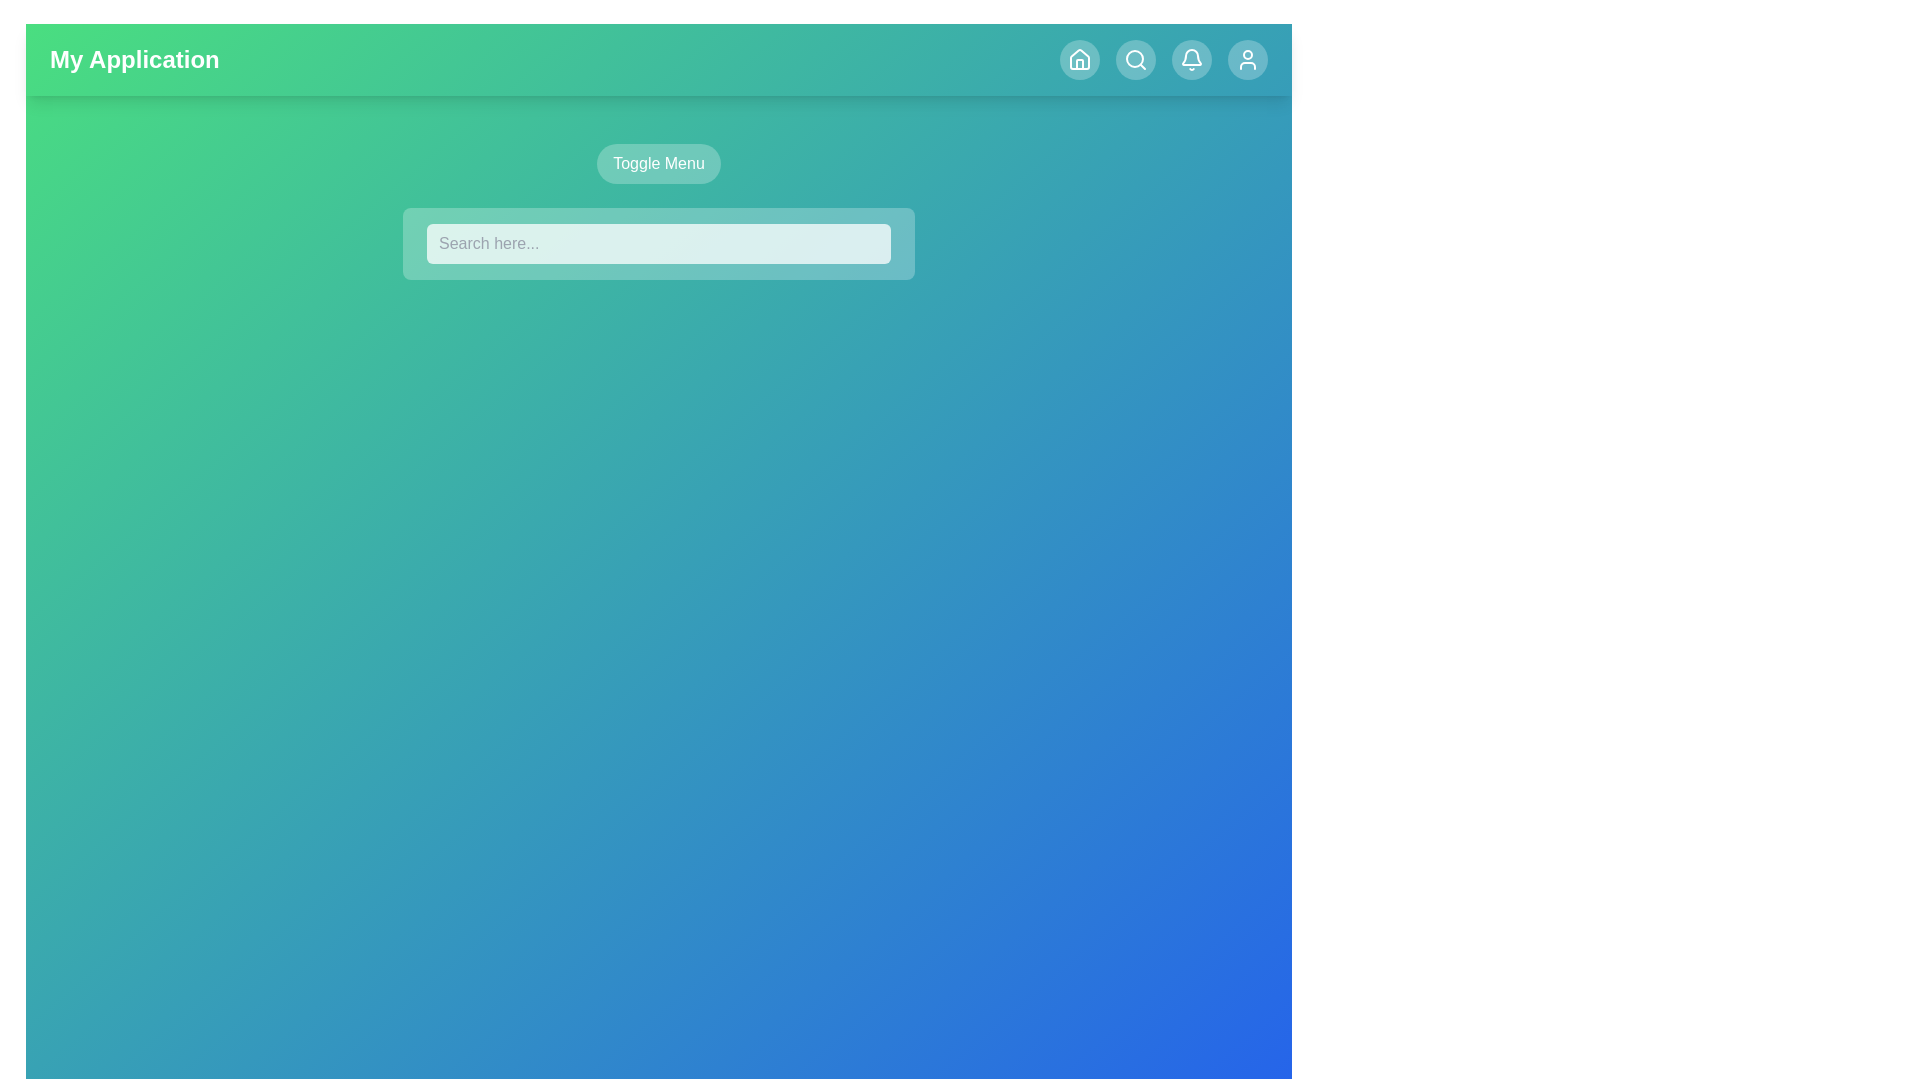 The height and width of the screenshot is (1080, 1920). Describe the element at coordinates (658, 242) in the screenshot. I see `the search bar and type the text 'example search'` at that location.